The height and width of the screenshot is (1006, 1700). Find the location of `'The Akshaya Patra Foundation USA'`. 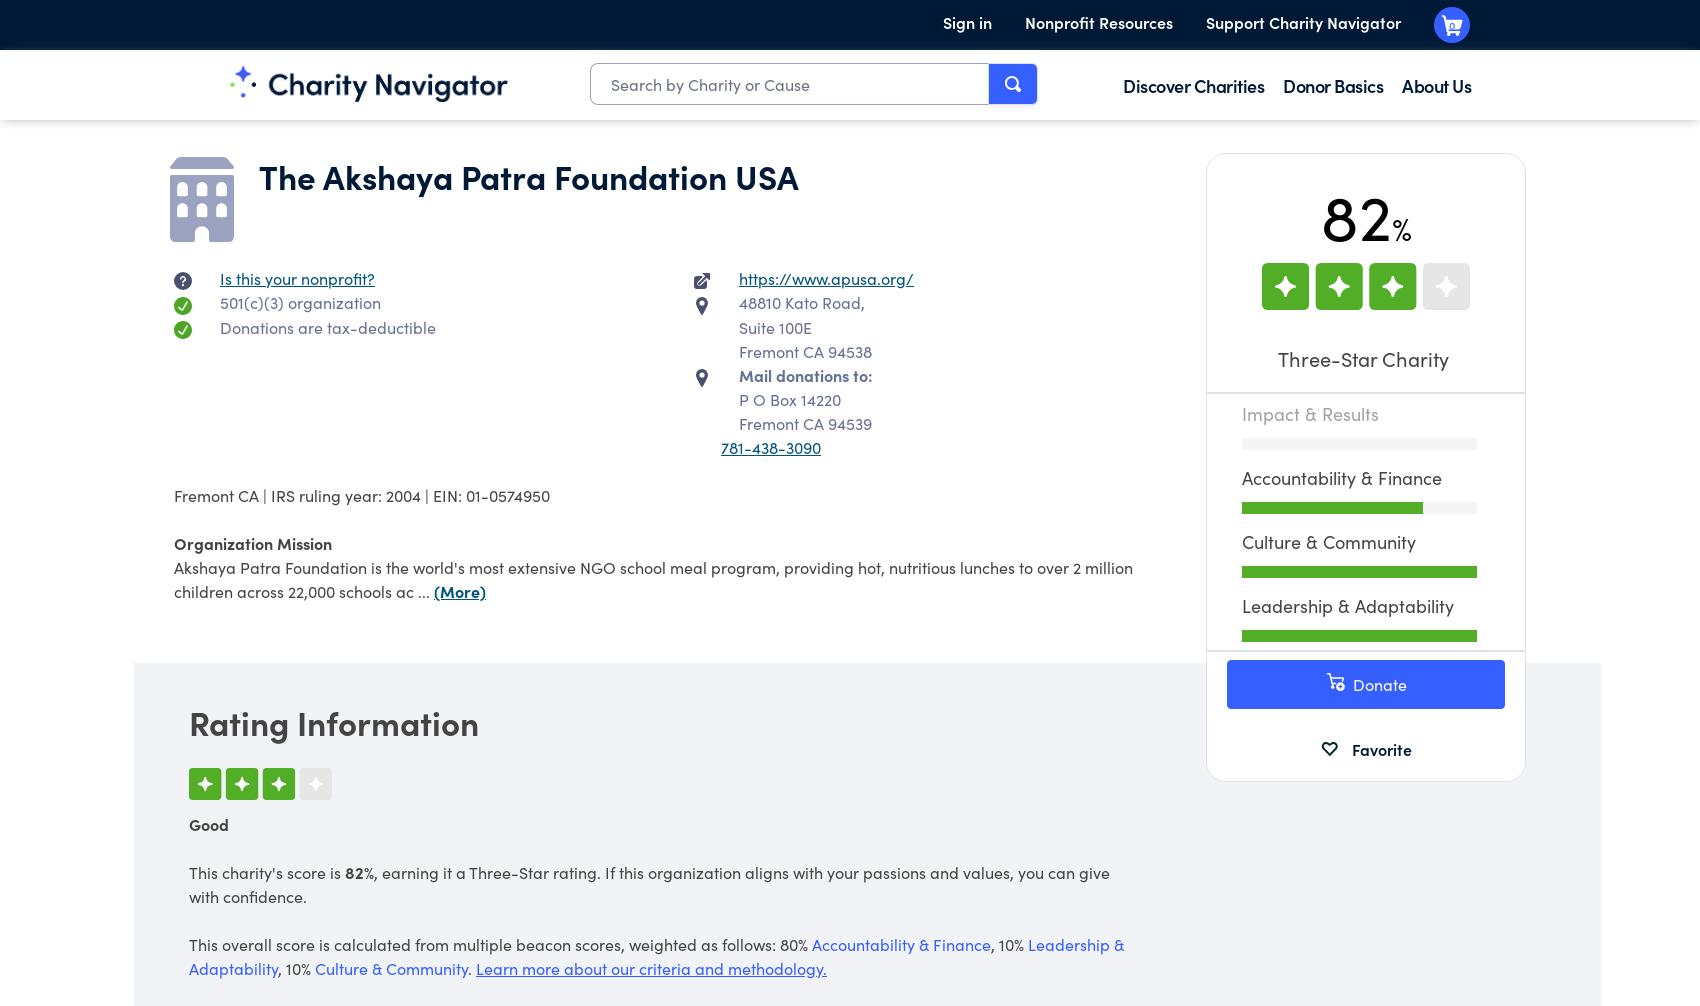

'The Akshaya Patra Foundation USA' is located at coordinates (259, 175).